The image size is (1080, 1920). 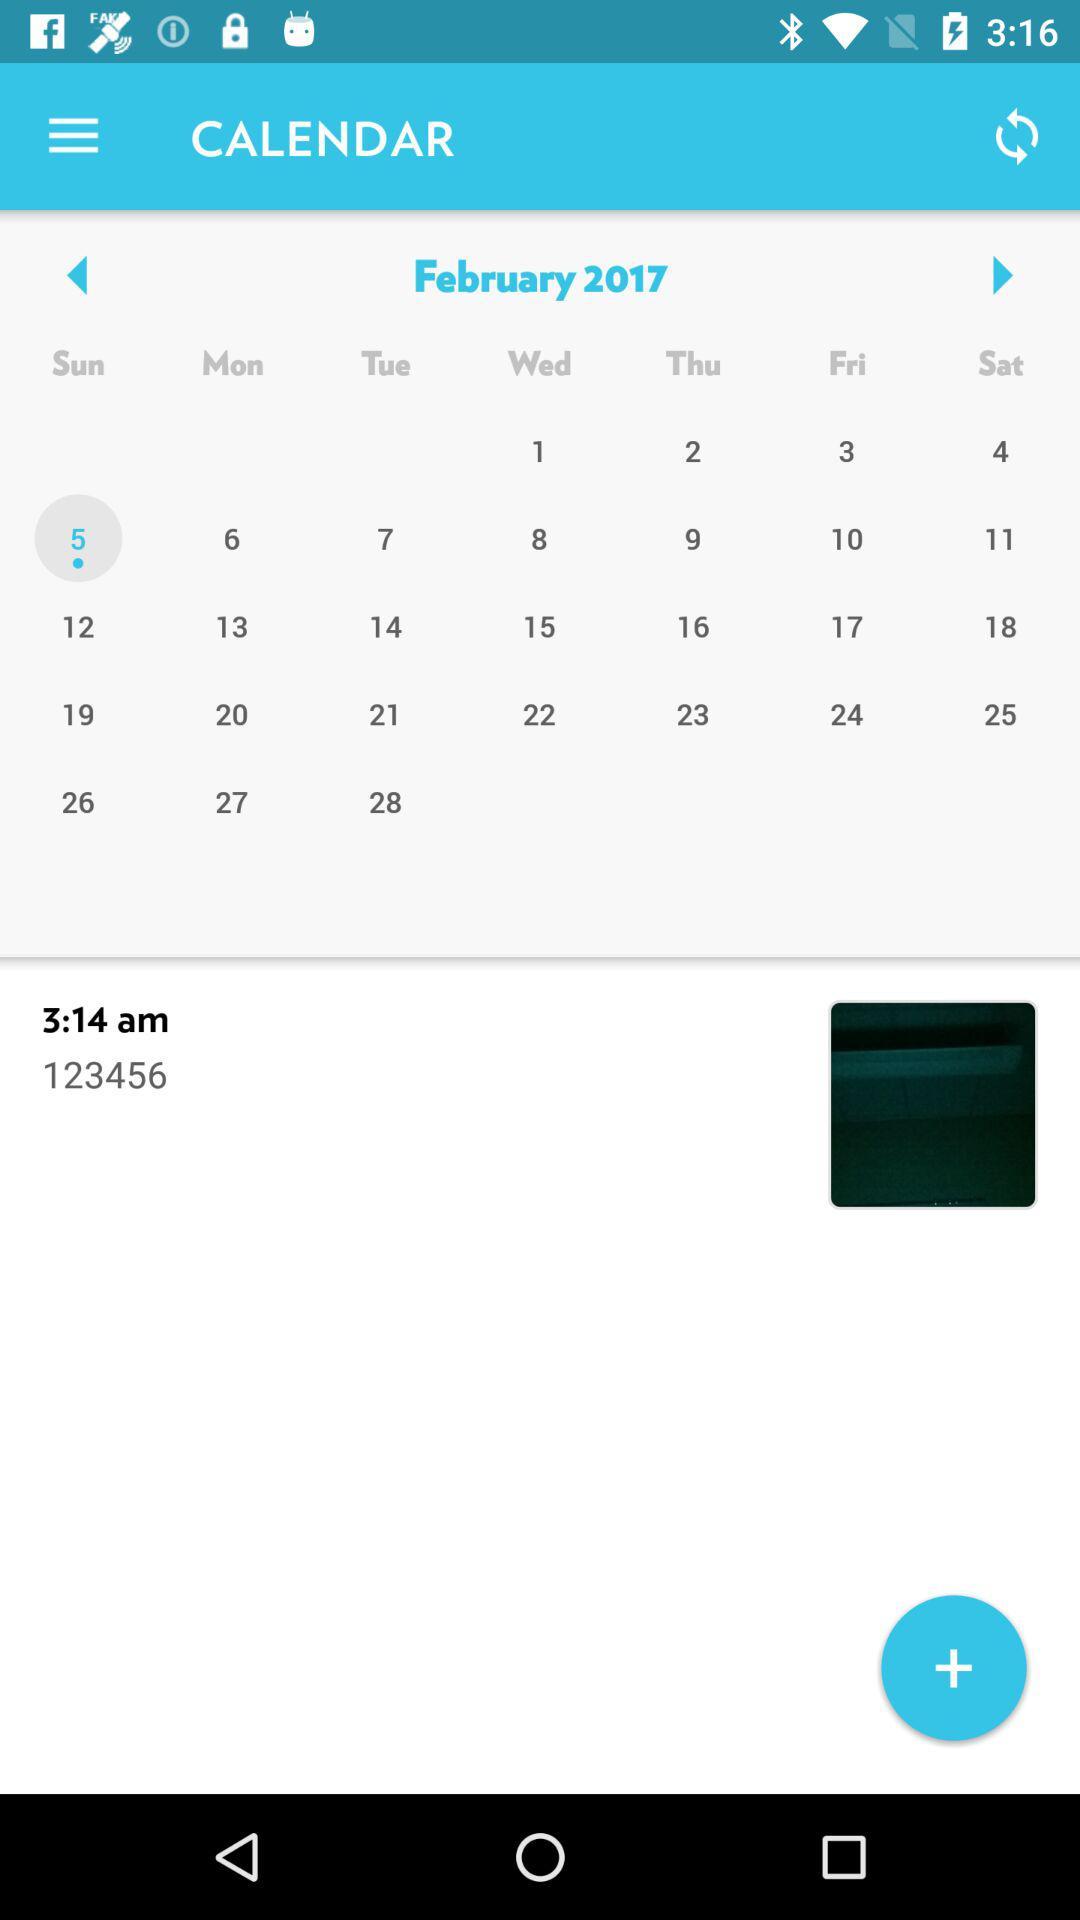 I want to click on the arrow_backward icon, so click(x=77, y=273).